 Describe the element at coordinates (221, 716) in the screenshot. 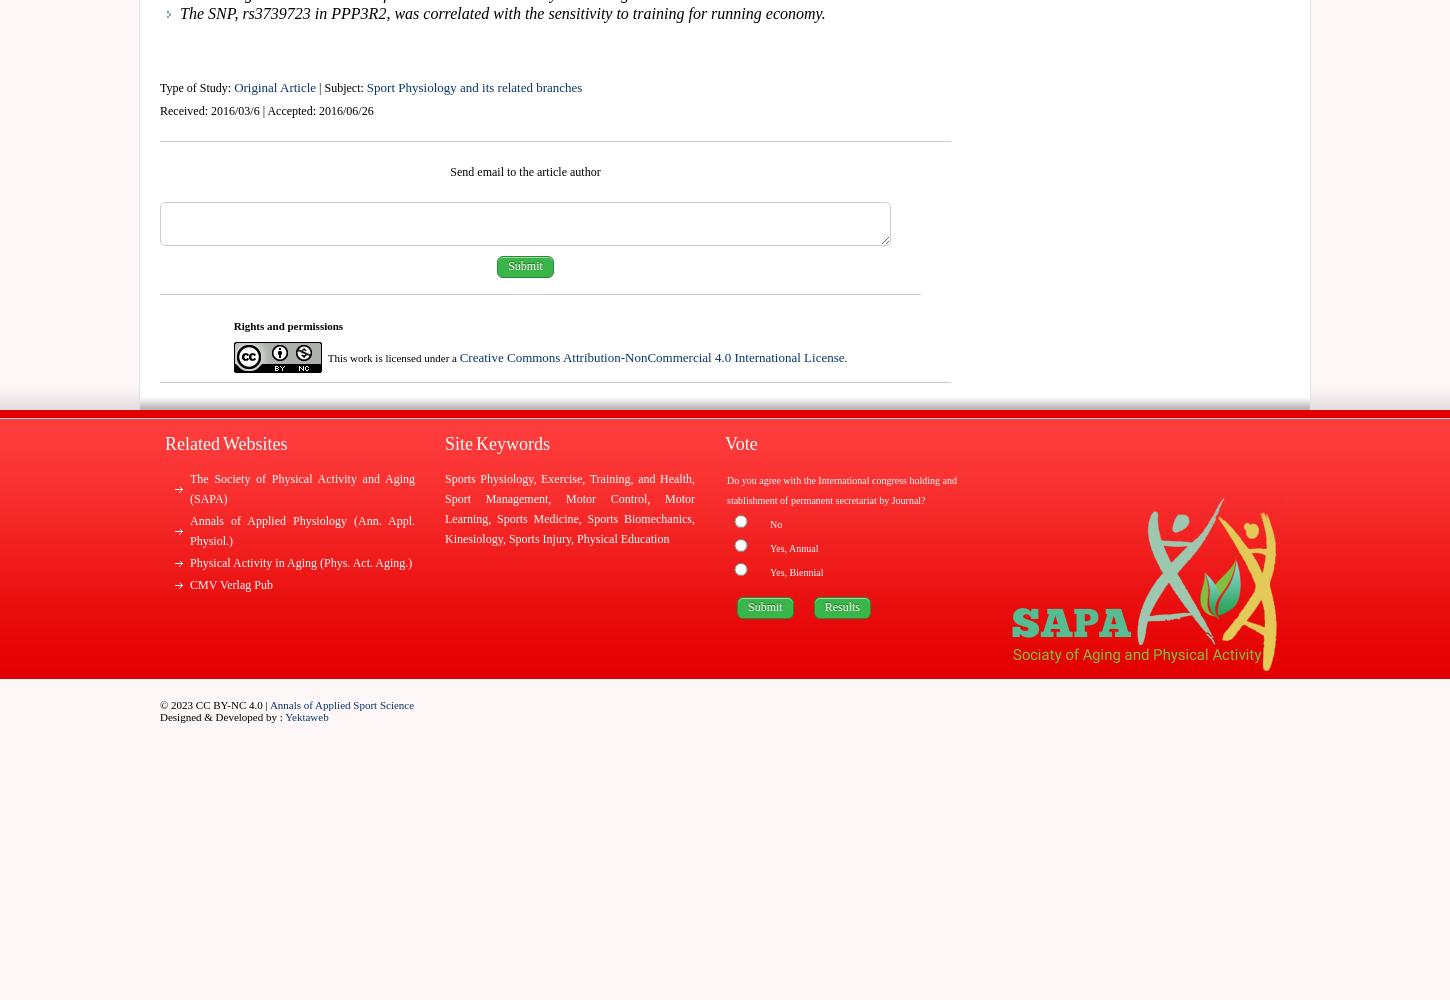

I see `'Designed & Developed by :'` at that location.